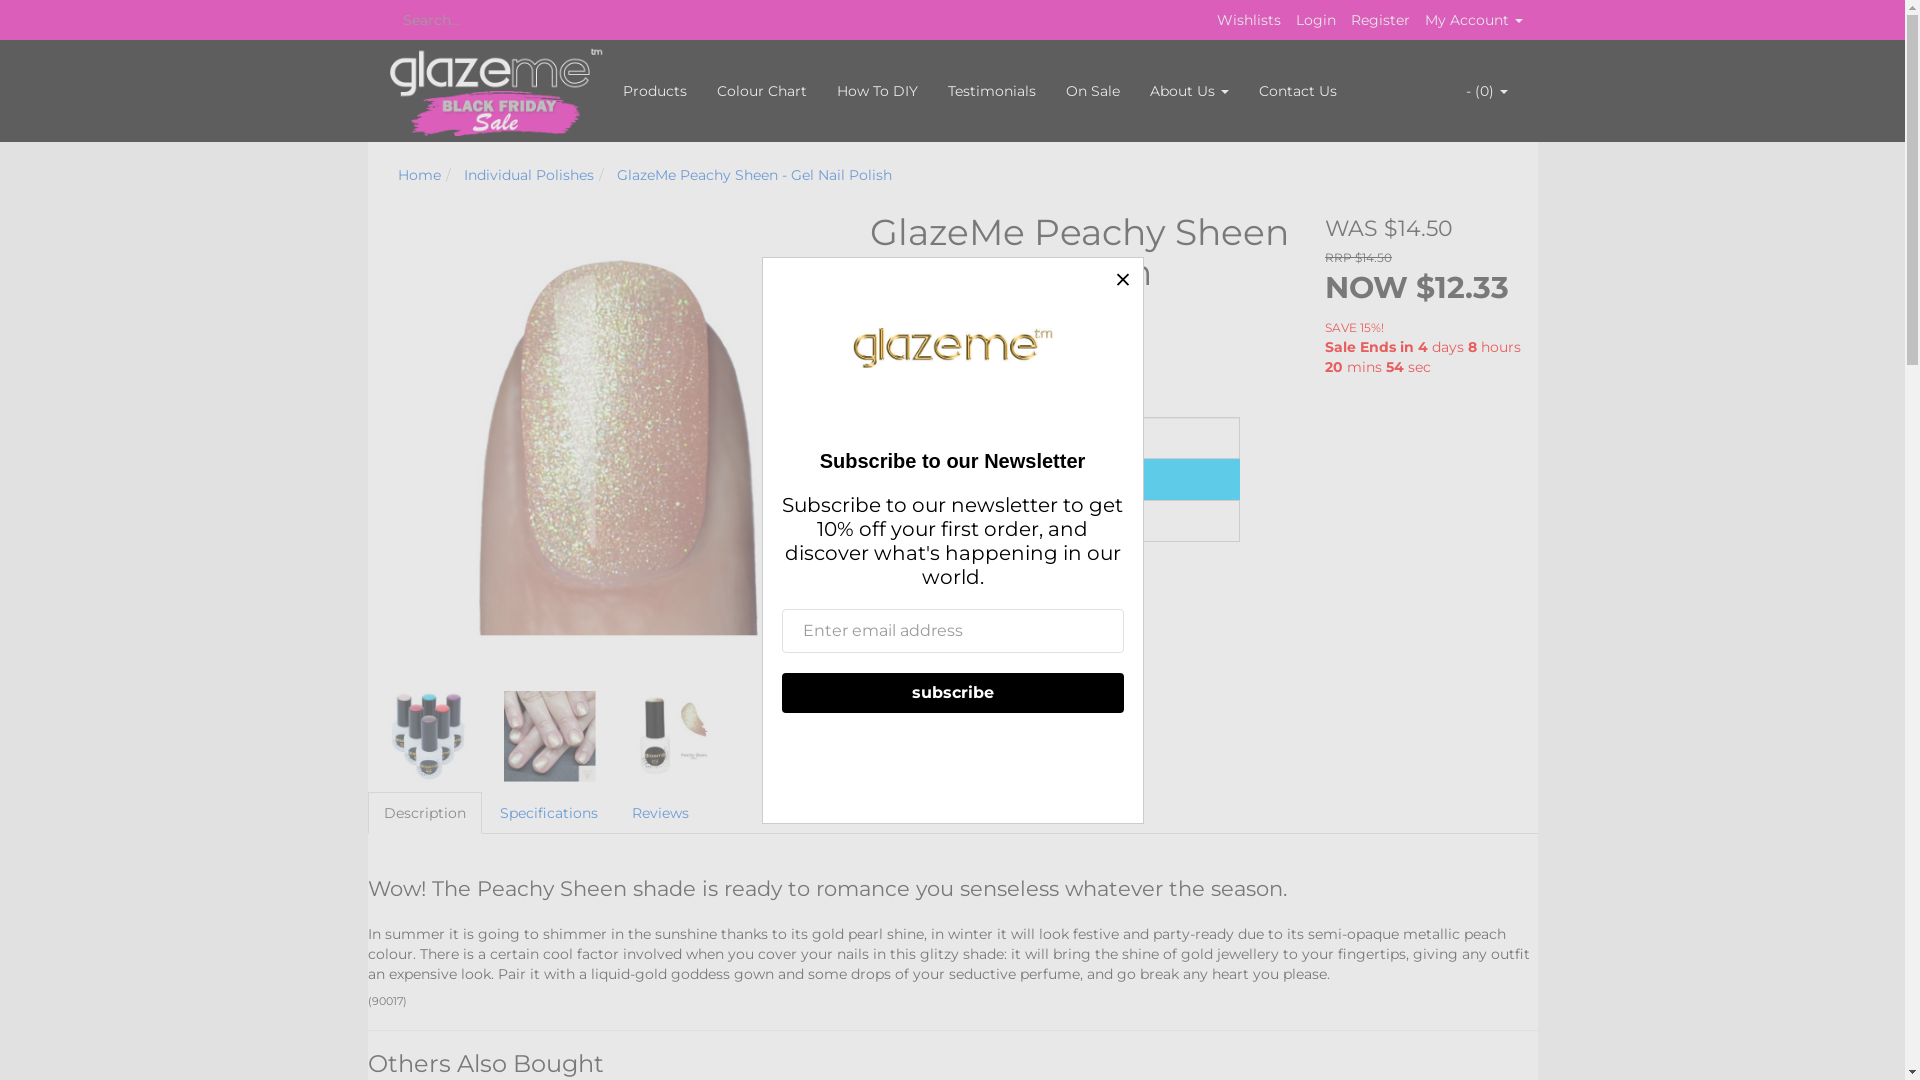  What do you see at coordinates (654, 91) in the screenshot?
I see `'Products'` at bounding box center [654, 91].